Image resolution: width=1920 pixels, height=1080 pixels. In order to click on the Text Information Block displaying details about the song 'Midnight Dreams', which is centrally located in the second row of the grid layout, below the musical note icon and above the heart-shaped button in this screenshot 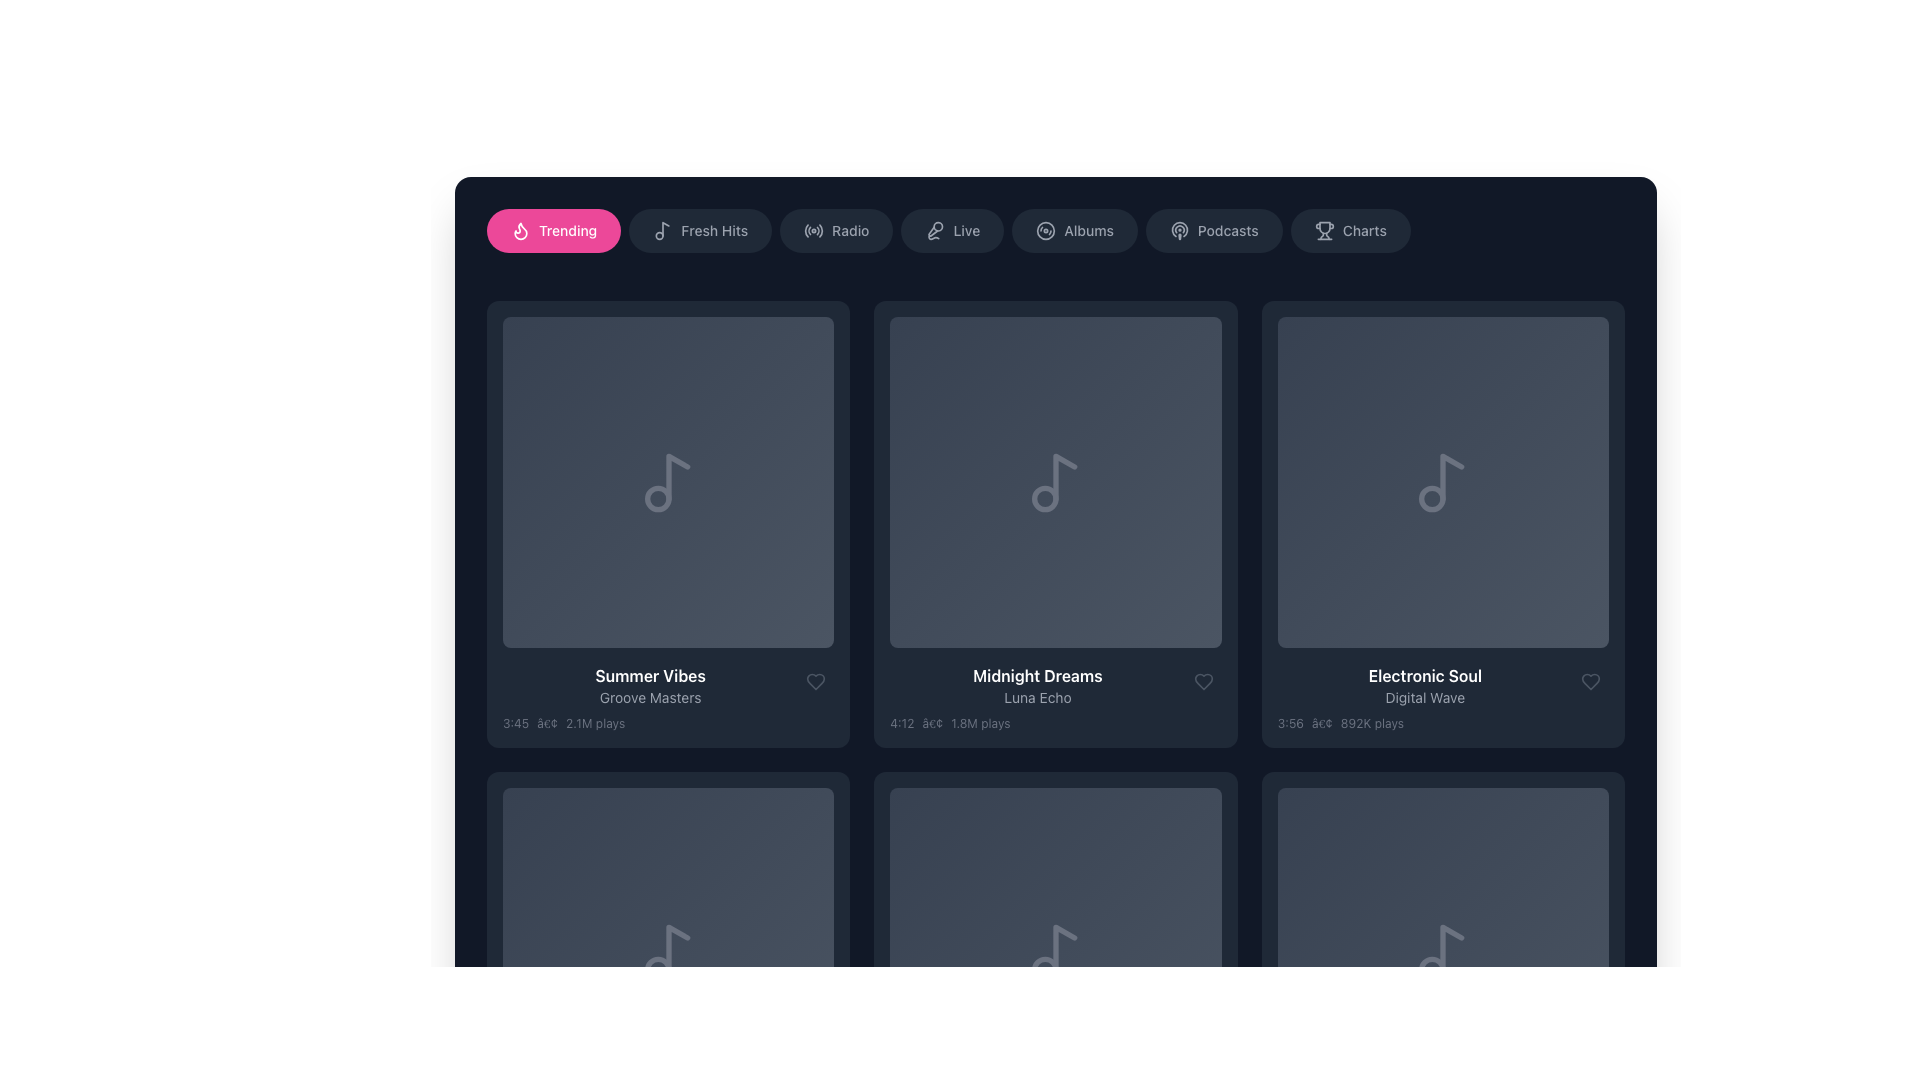, I will do `click(1037, 697)`.